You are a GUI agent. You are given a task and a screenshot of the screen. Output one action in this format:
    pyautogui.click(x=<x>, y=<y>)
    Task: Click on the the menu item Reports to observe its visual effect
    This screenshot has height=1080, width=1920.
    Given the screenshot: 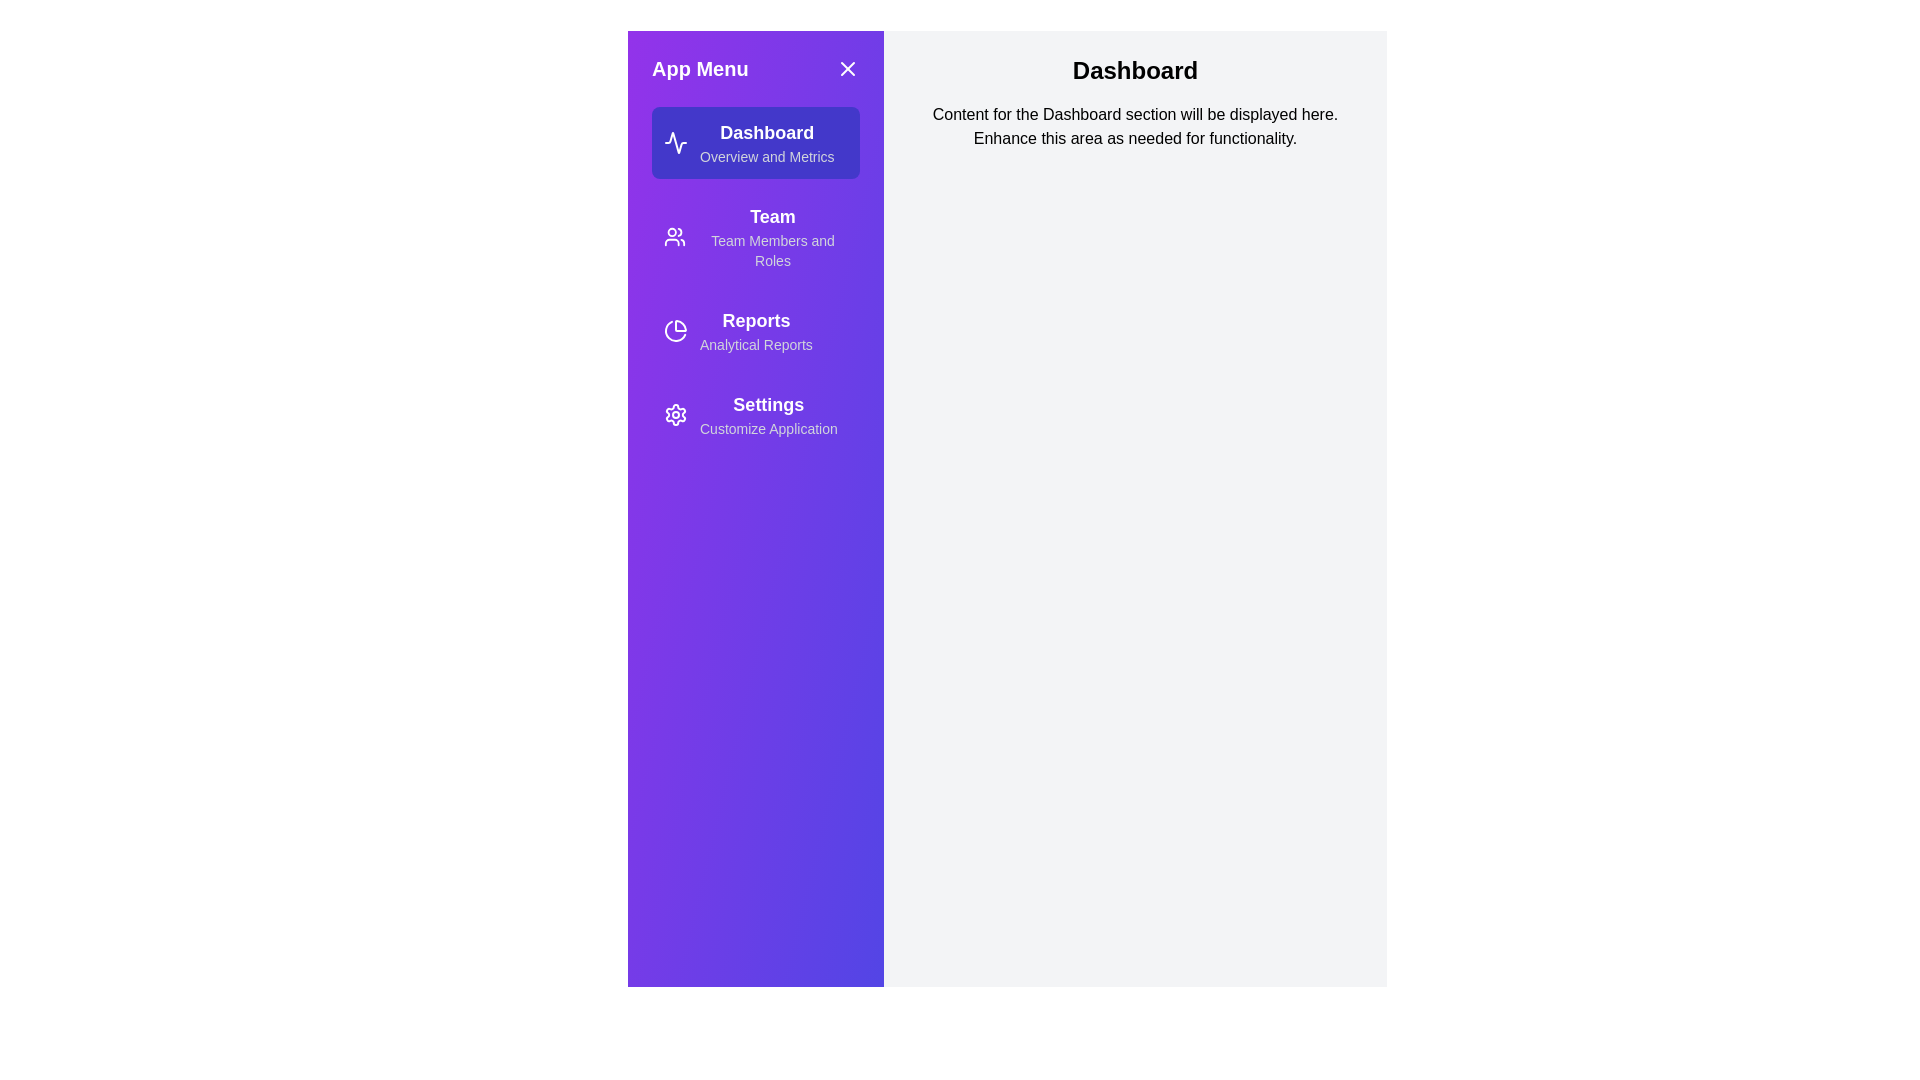 What is the action you would take?
    pyautogui.click(x=754, y=330)
    